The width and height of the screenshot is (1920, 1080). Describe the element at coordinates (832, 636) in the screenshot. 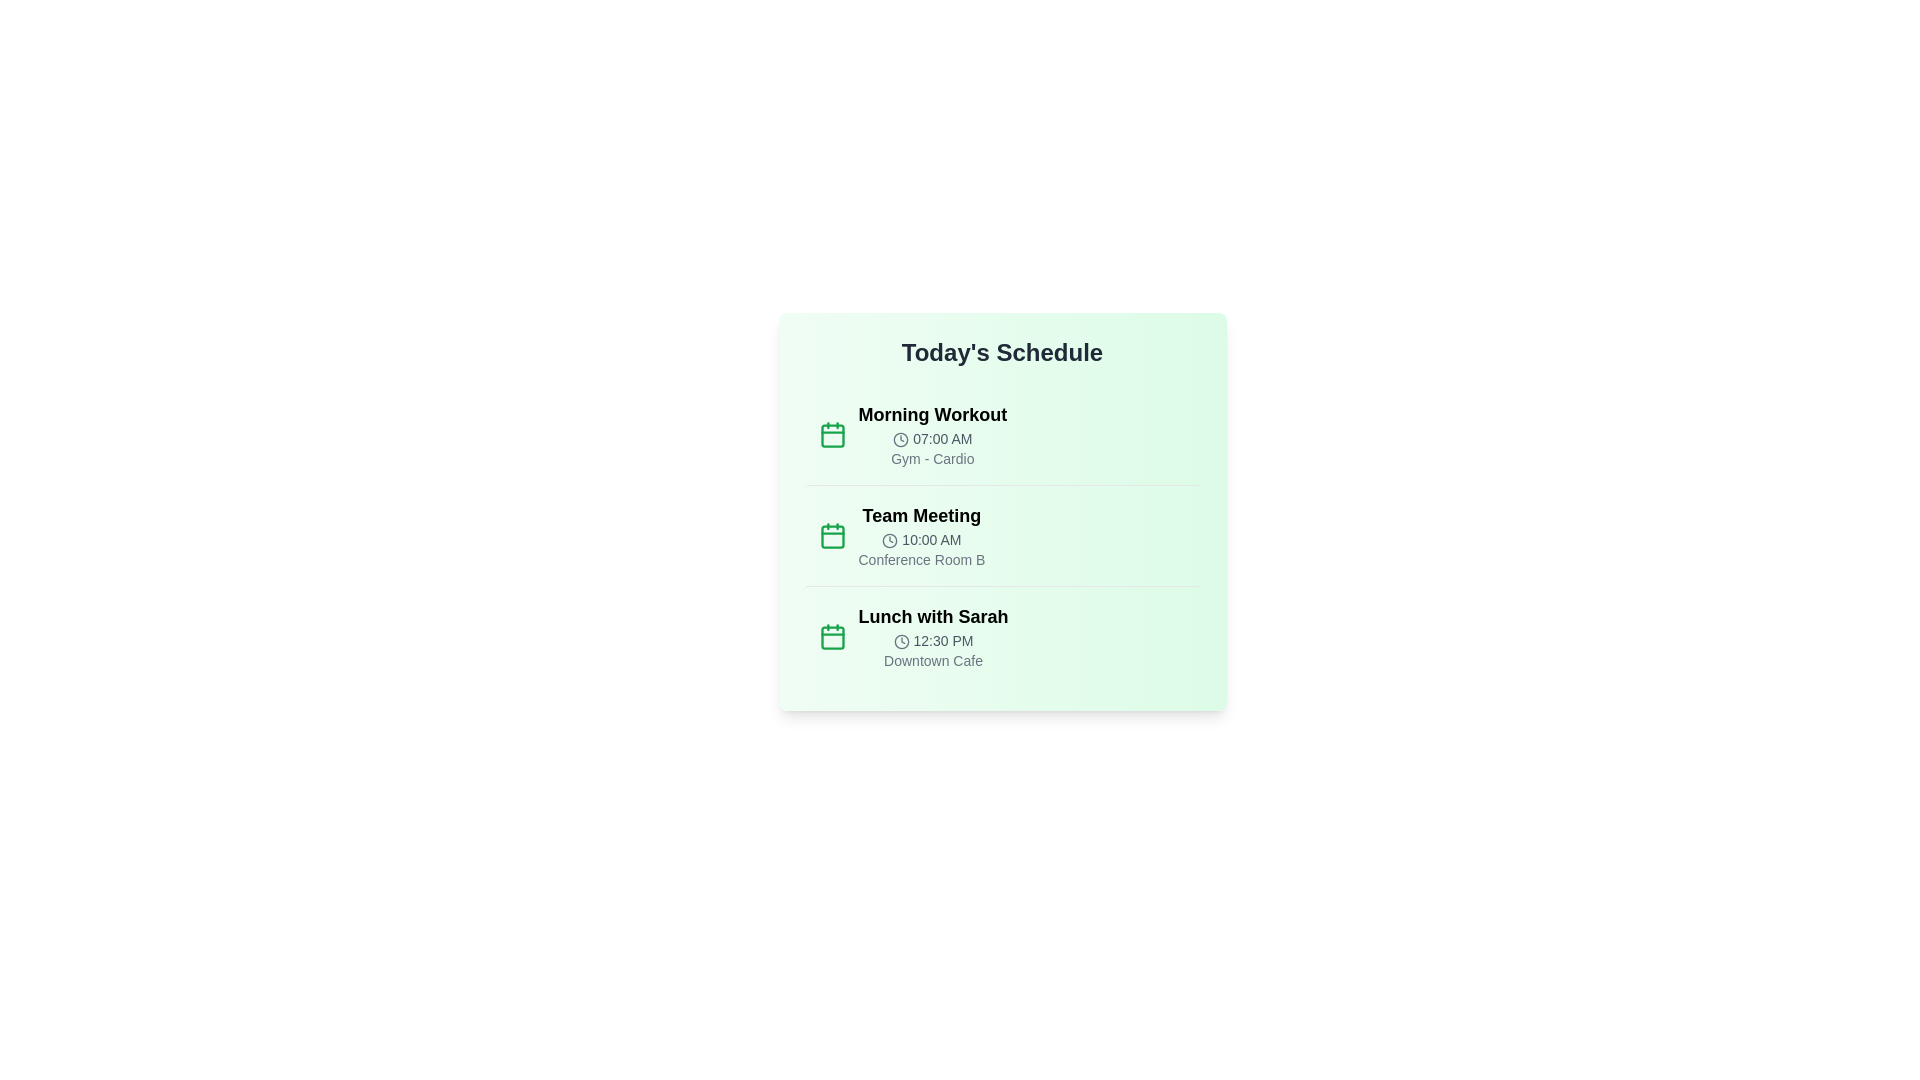

I see `the calendar icon for the Lunch with Sarah event` at that location.